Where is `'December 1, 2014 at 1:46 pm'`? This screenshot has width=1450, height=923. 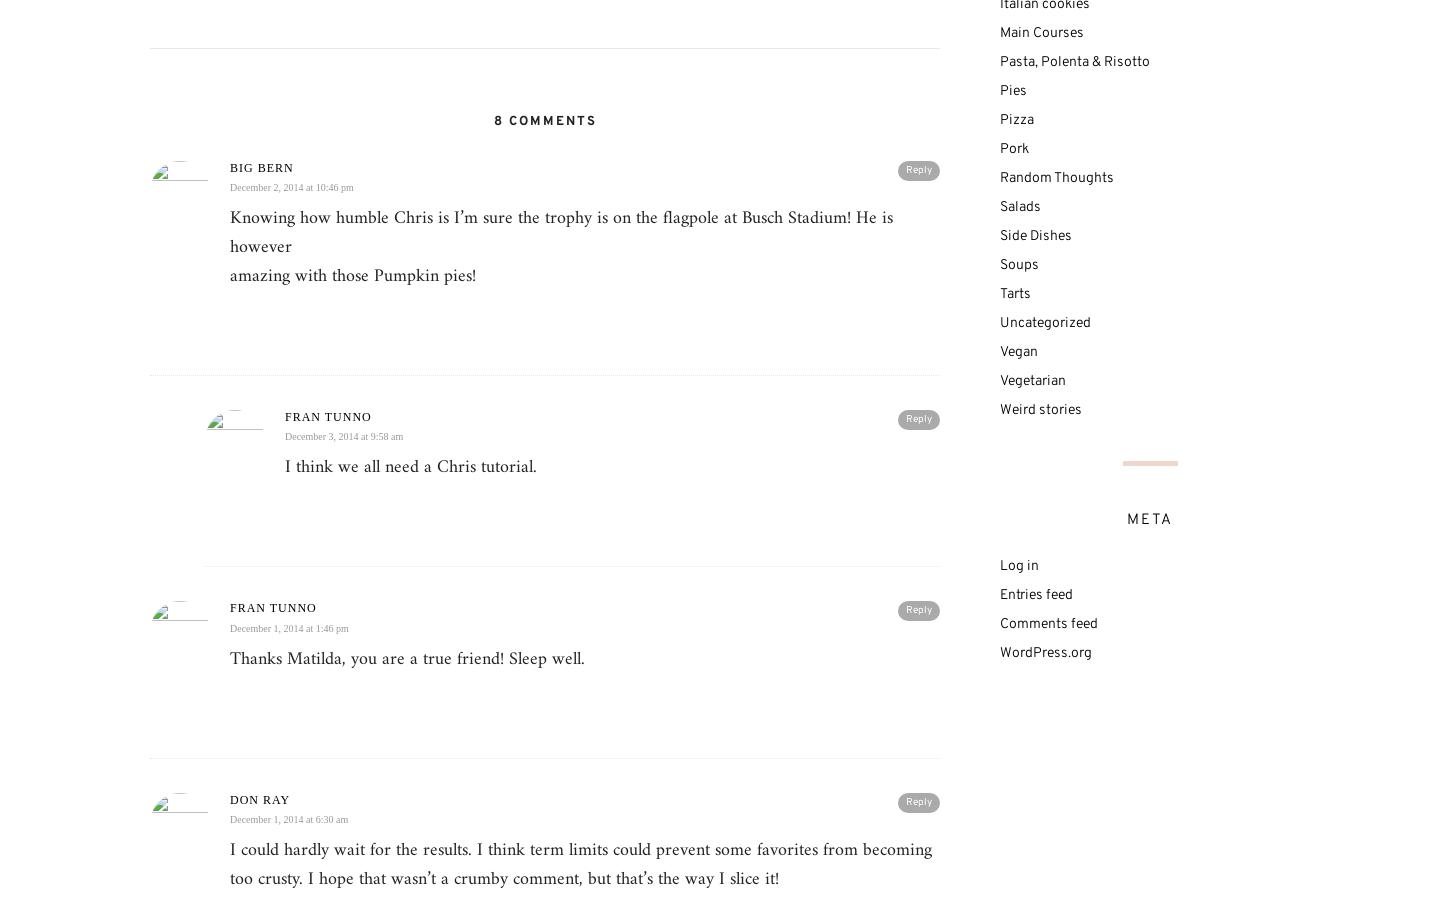
'December 1, 2014 at 1:46 pm' is located at coordinates (288, 626).